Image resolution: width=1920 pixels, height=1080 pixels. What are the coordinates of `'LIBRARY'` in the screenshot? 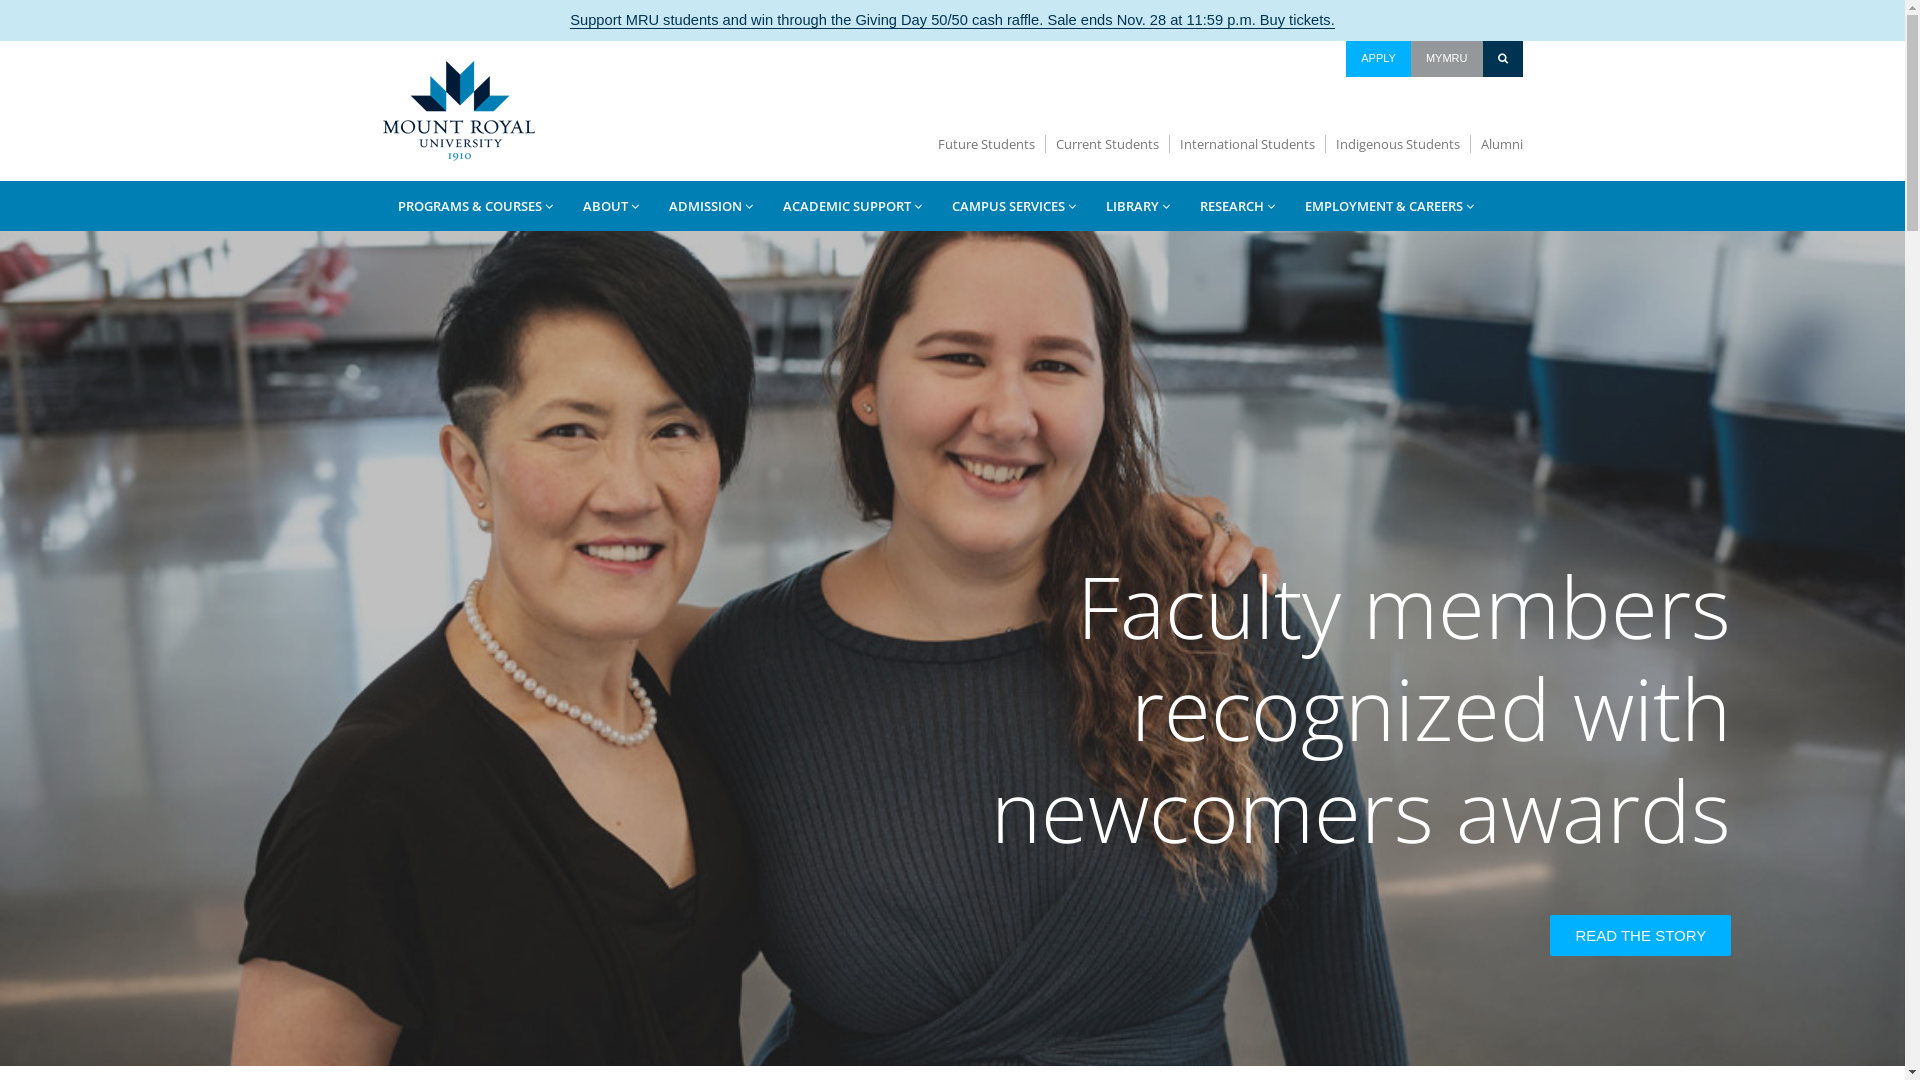 It's located at (1137, 205).